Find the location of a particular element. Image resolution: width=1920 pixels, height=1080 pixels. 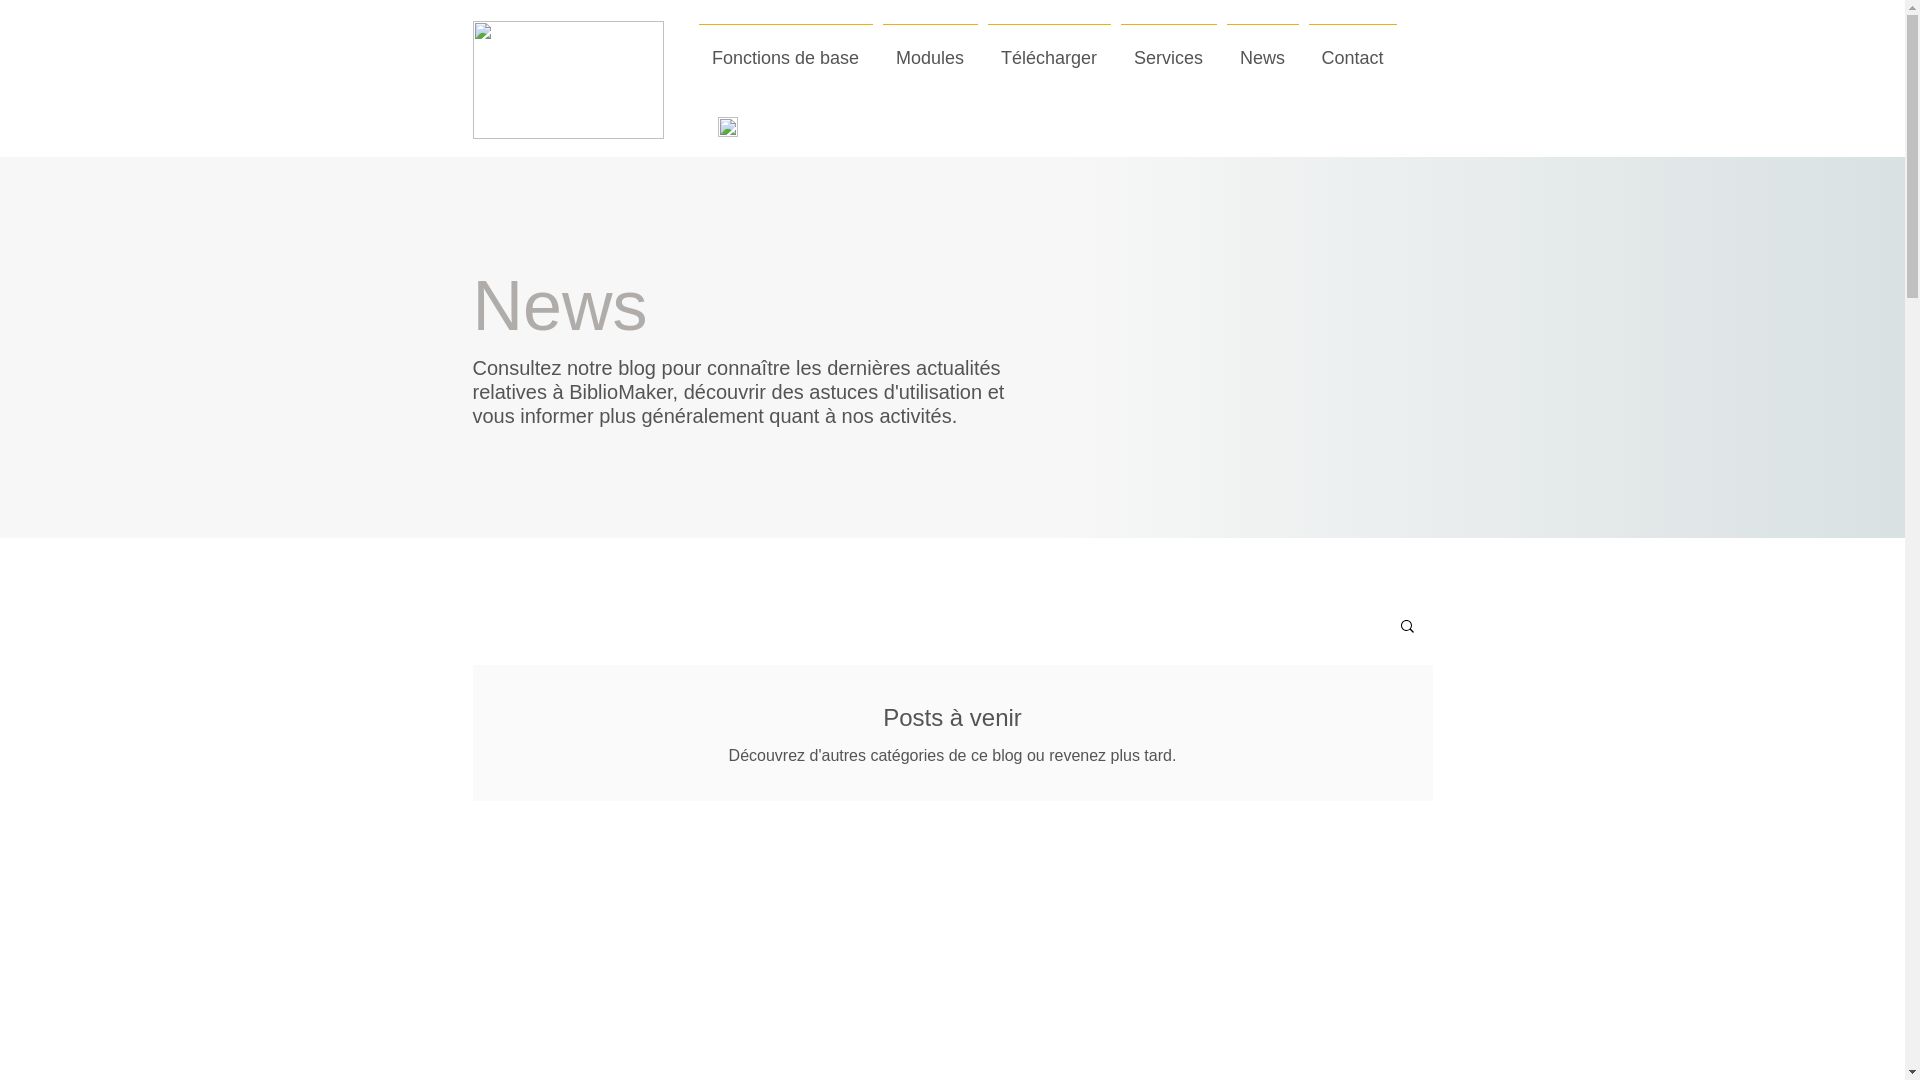

'Contact' is located at coordinates (1304, 48).